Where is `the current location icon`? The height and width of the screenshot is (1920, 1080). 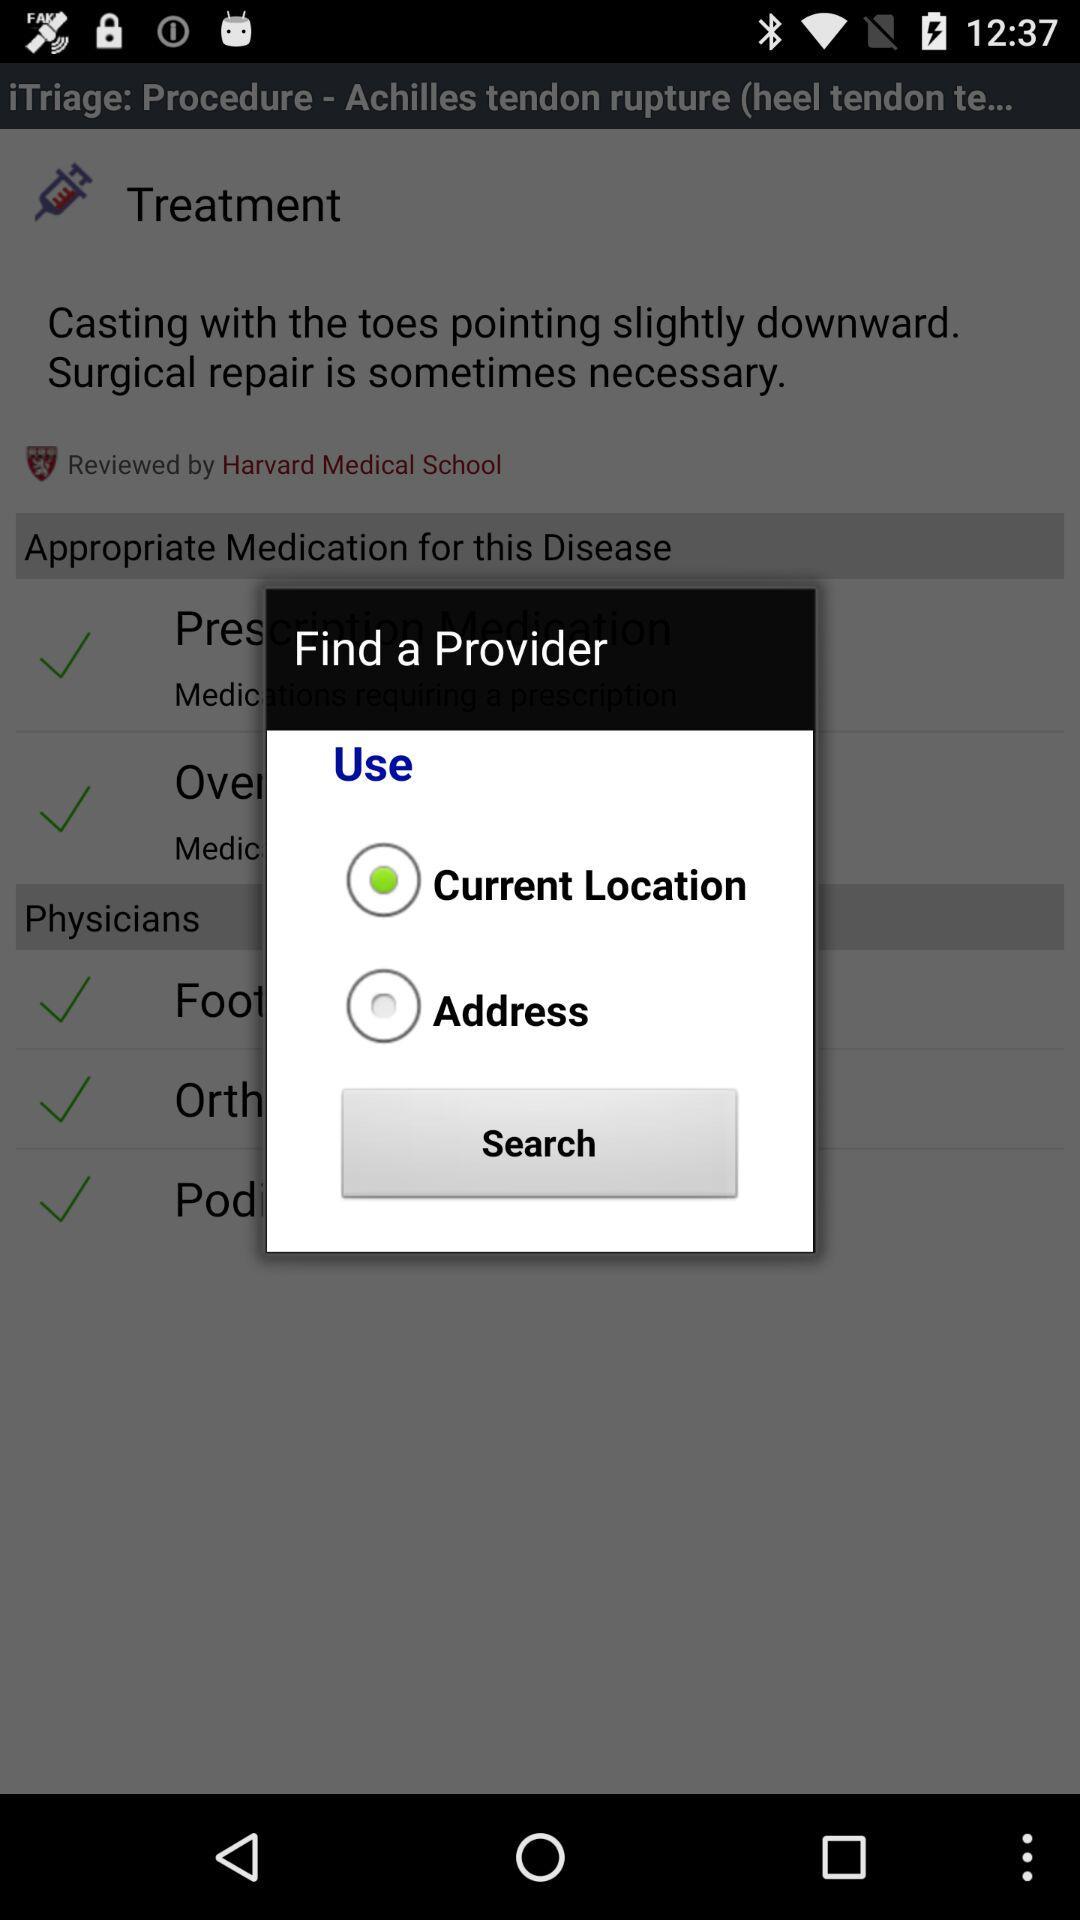
the current location icon is located at coordinates (540, 882).